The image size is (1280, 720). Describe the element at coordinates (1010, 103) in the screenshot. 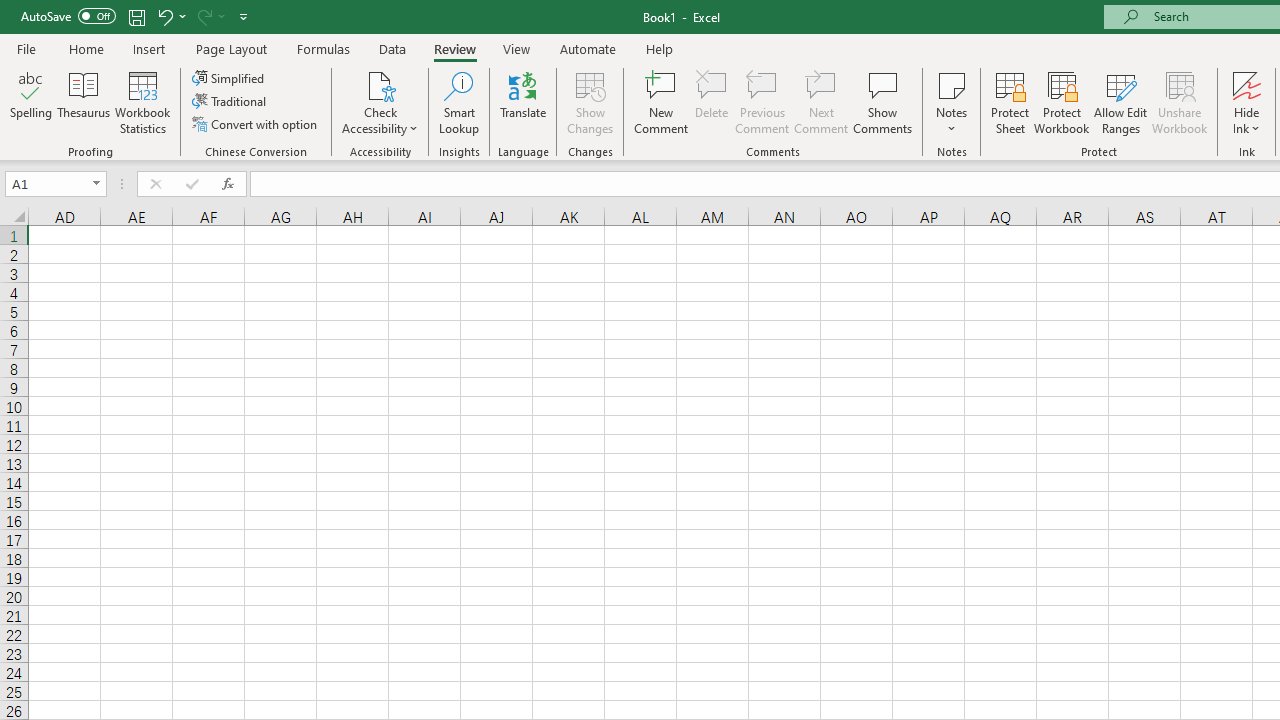

I see `'Protect Sheet...'` at that location.